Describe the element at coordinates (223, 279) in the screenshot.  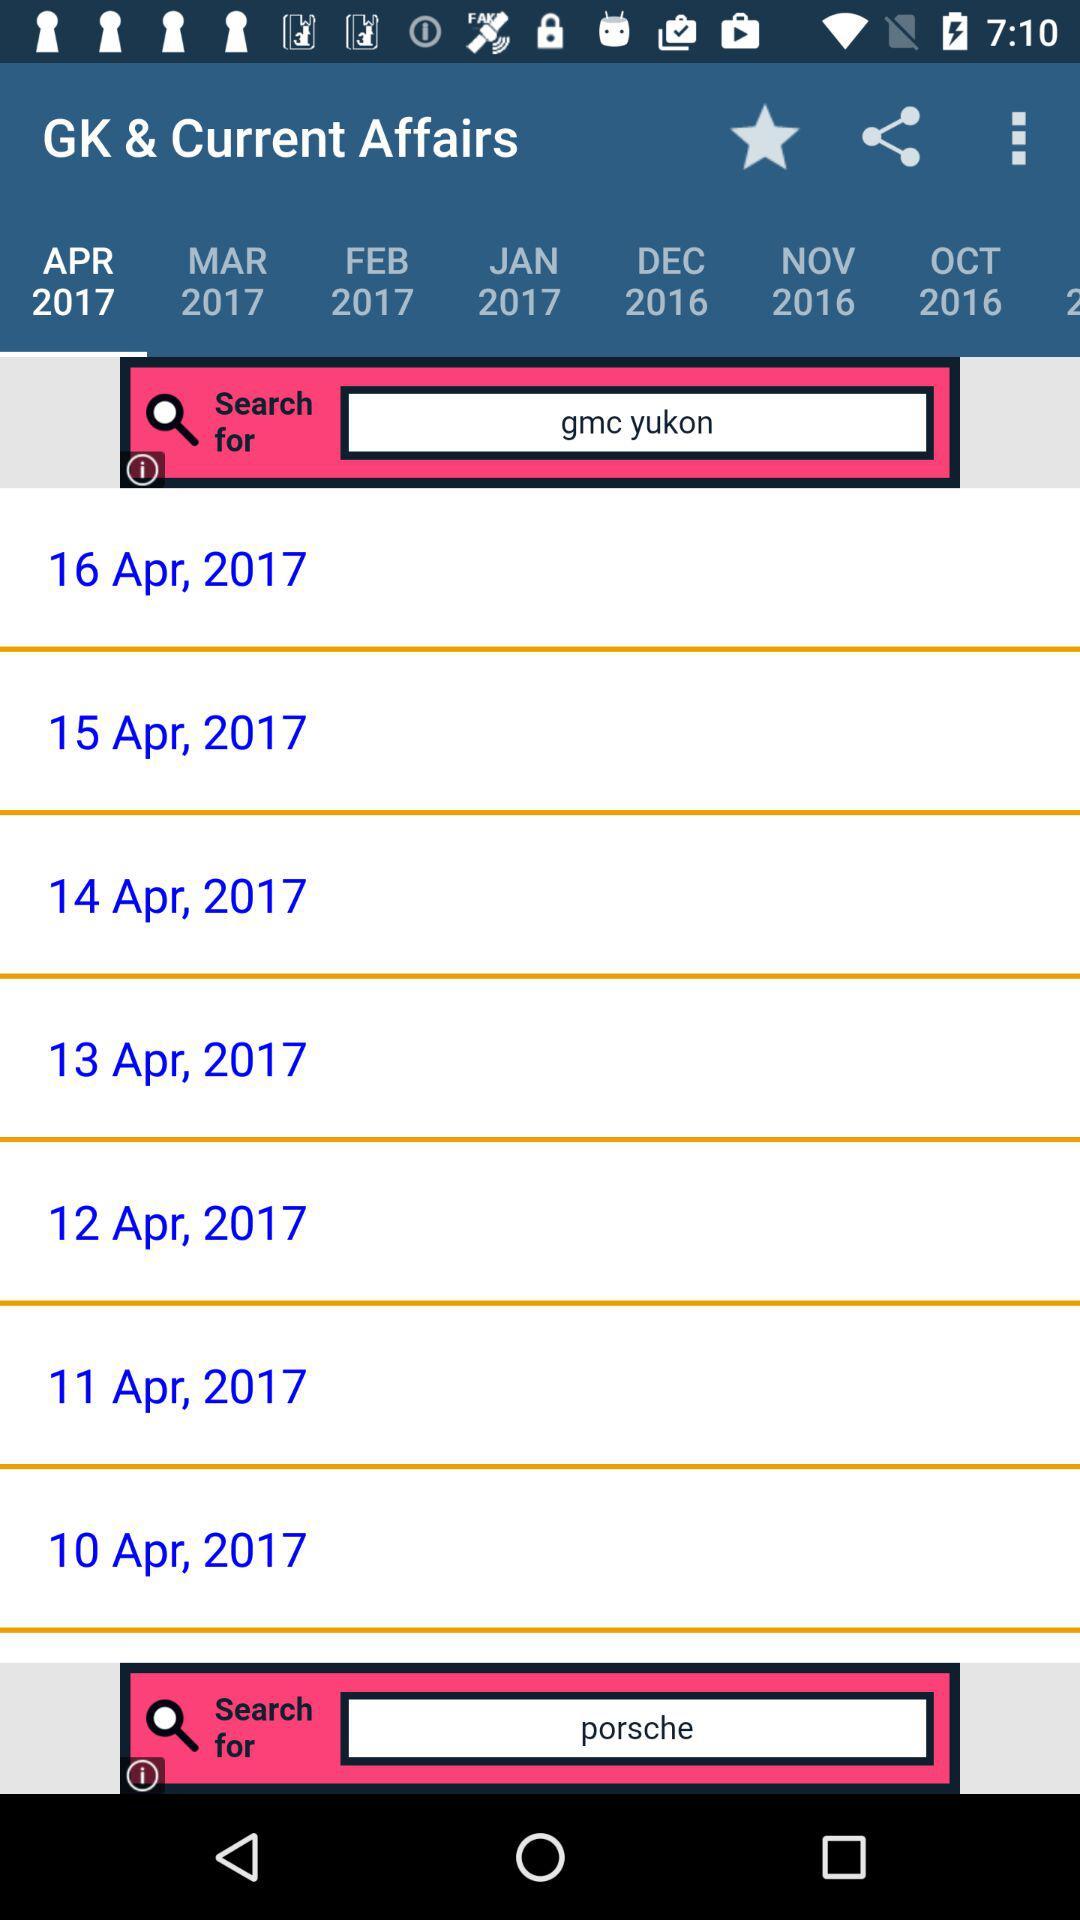
I see `the icon to the left of  feb` at that location.